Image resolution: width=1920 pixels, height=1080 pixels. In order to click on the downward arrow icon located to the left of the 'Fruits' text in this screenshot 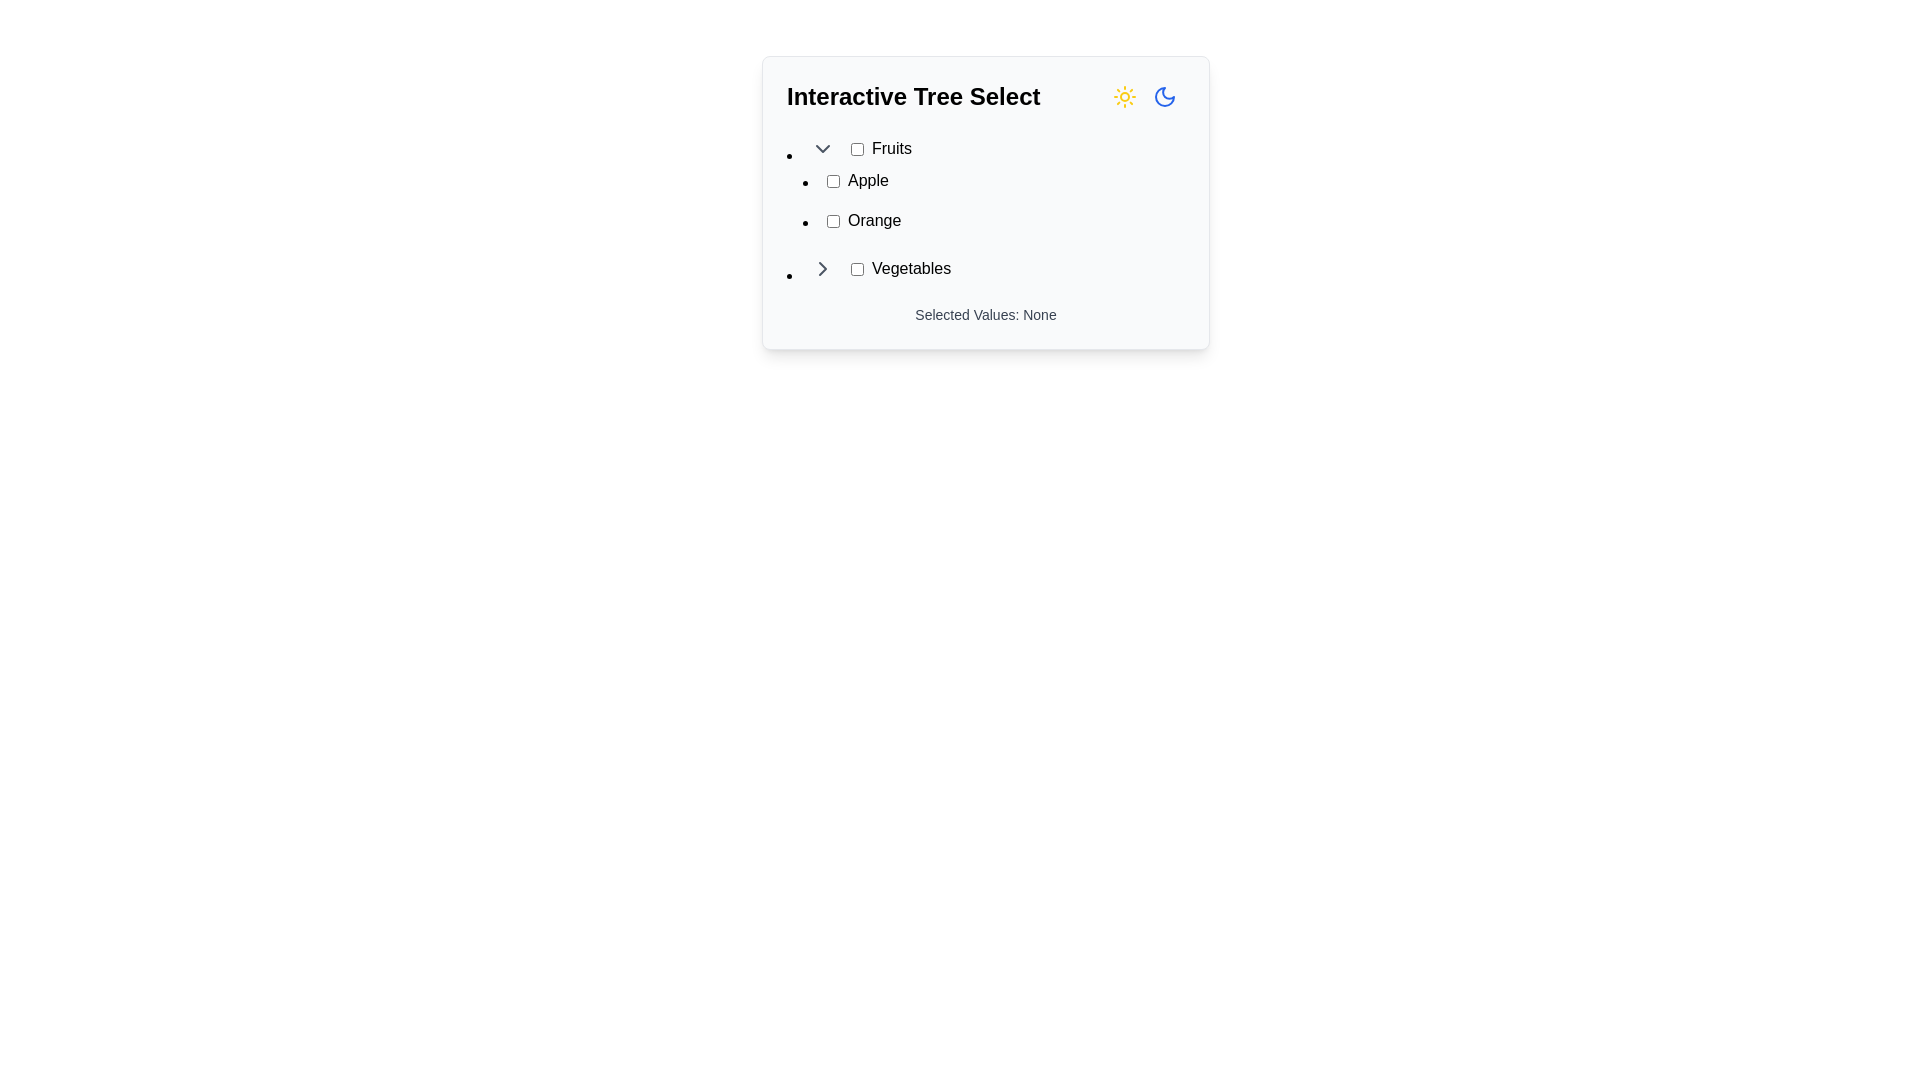, I will do `click(822, 148)`.